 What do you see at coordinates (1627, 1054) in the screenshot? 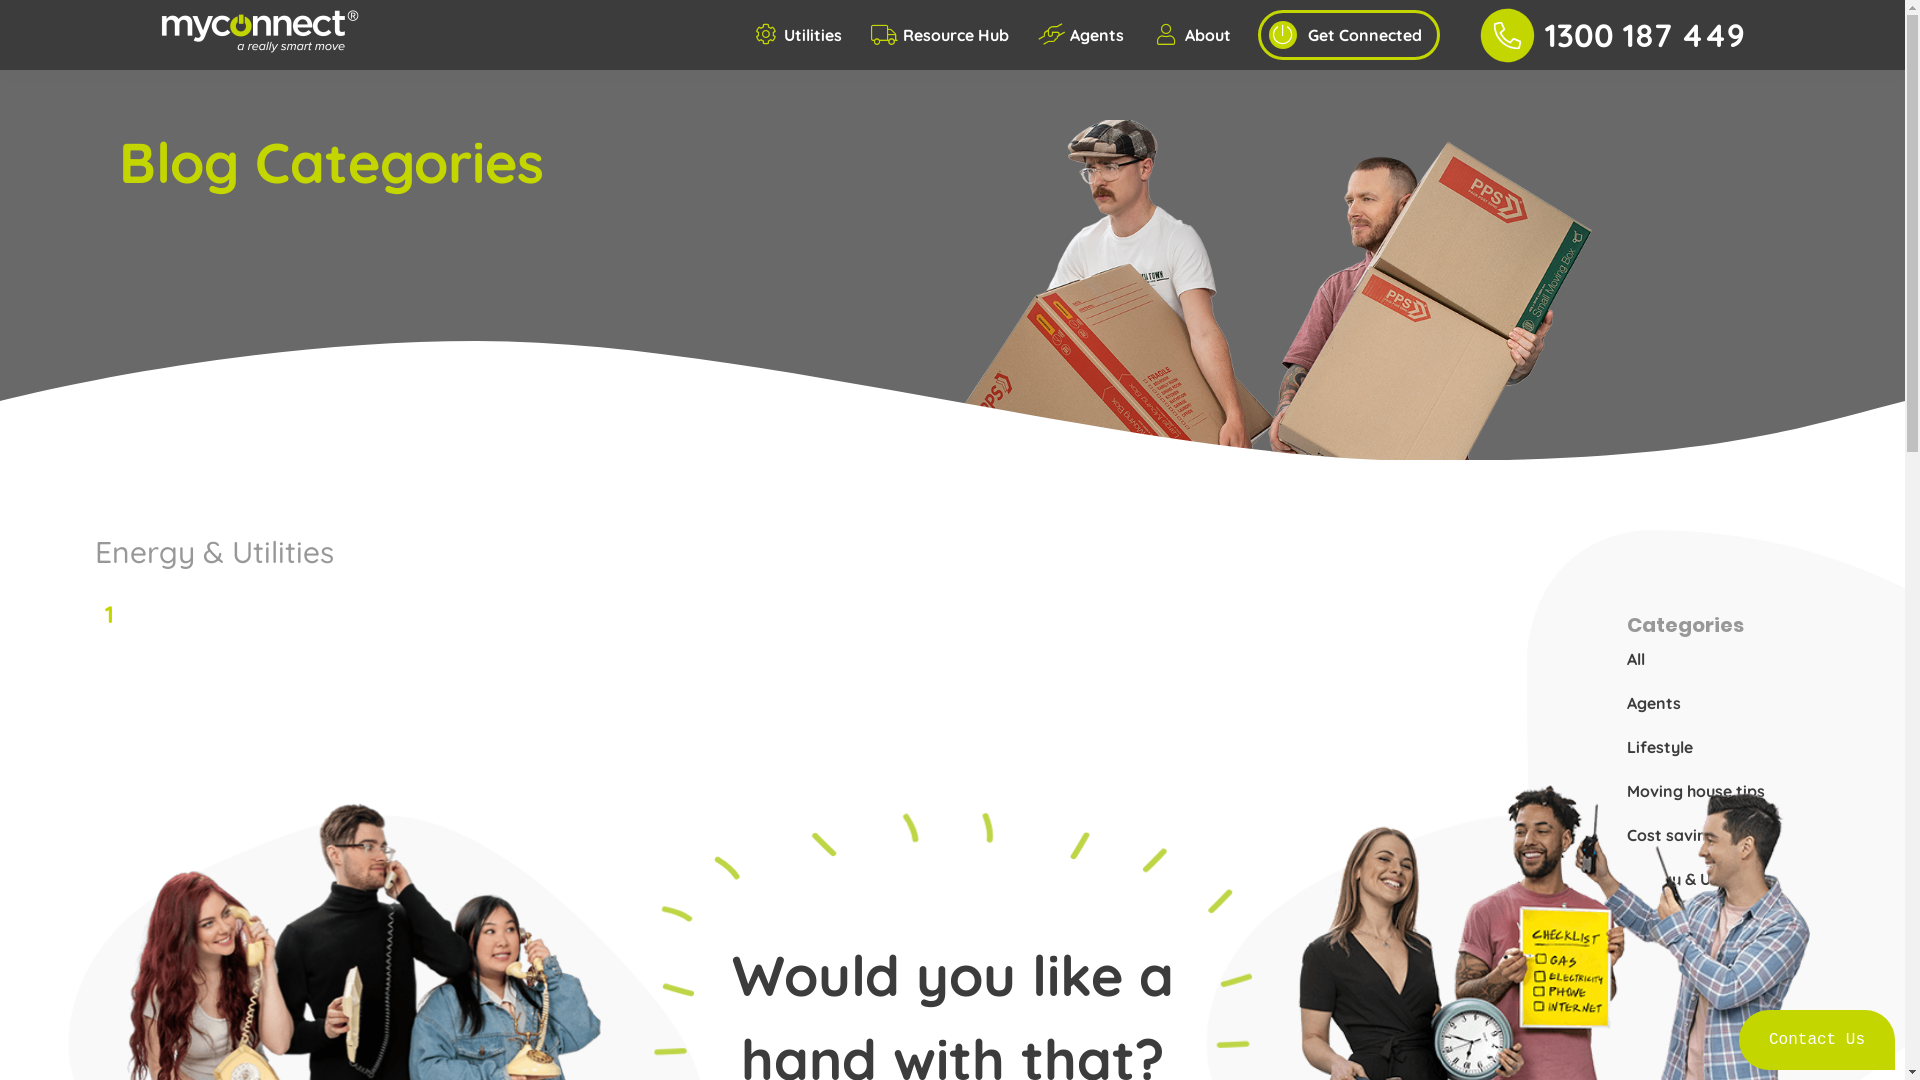
I see `'Winter'` at bounding box center [1627, 1054].